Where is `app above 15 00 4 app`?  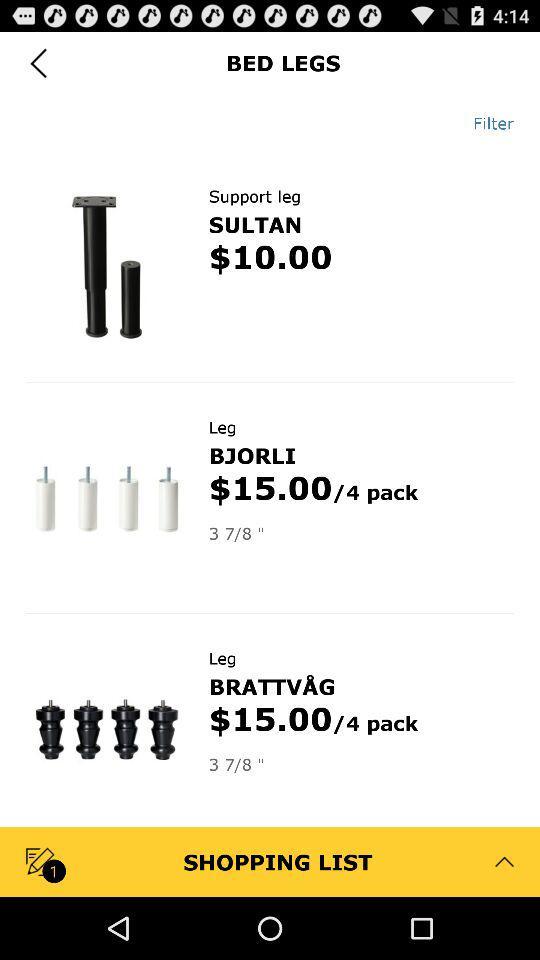 app above 15 00 4 app is located at coordinates (252, 455).